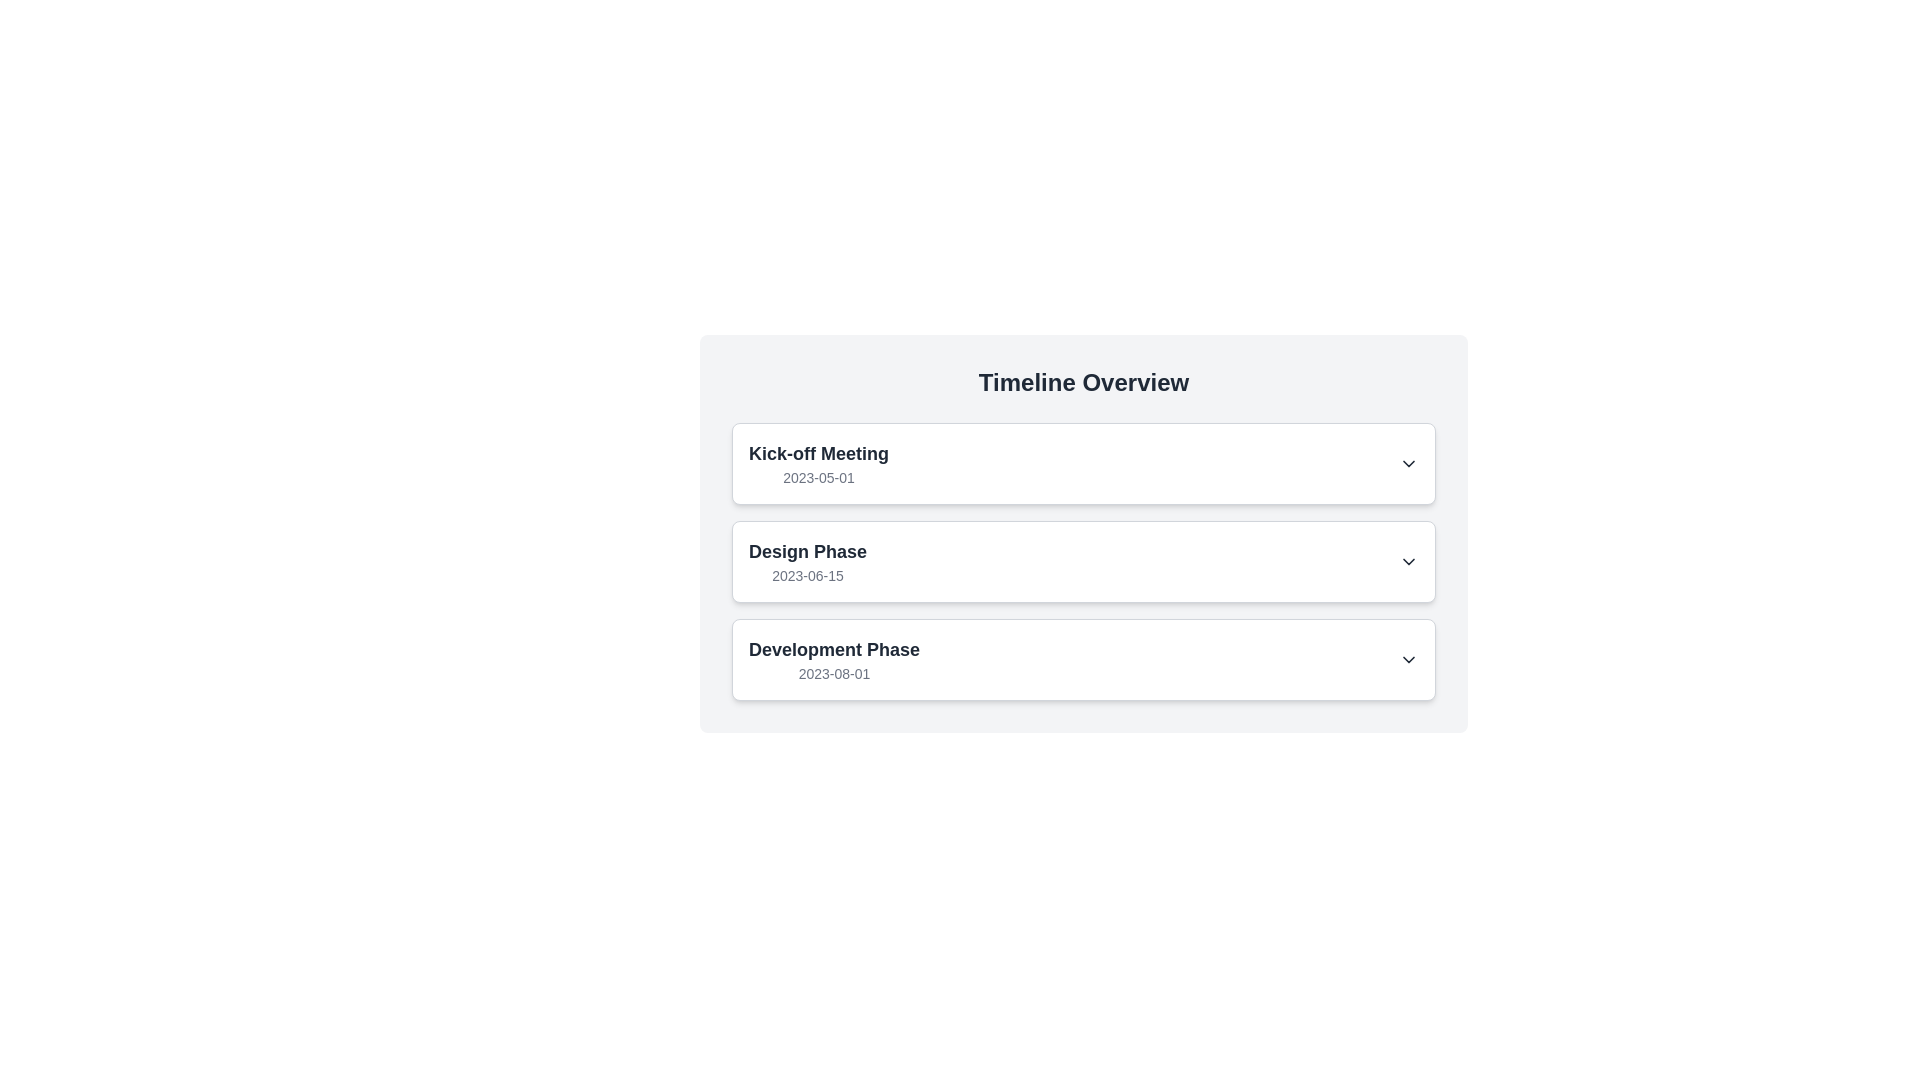  Describe the element at coordinates (1083, 463) in the screenshot. I see `the topmost selectable item in the 'Timeline Overview' section` at that location.